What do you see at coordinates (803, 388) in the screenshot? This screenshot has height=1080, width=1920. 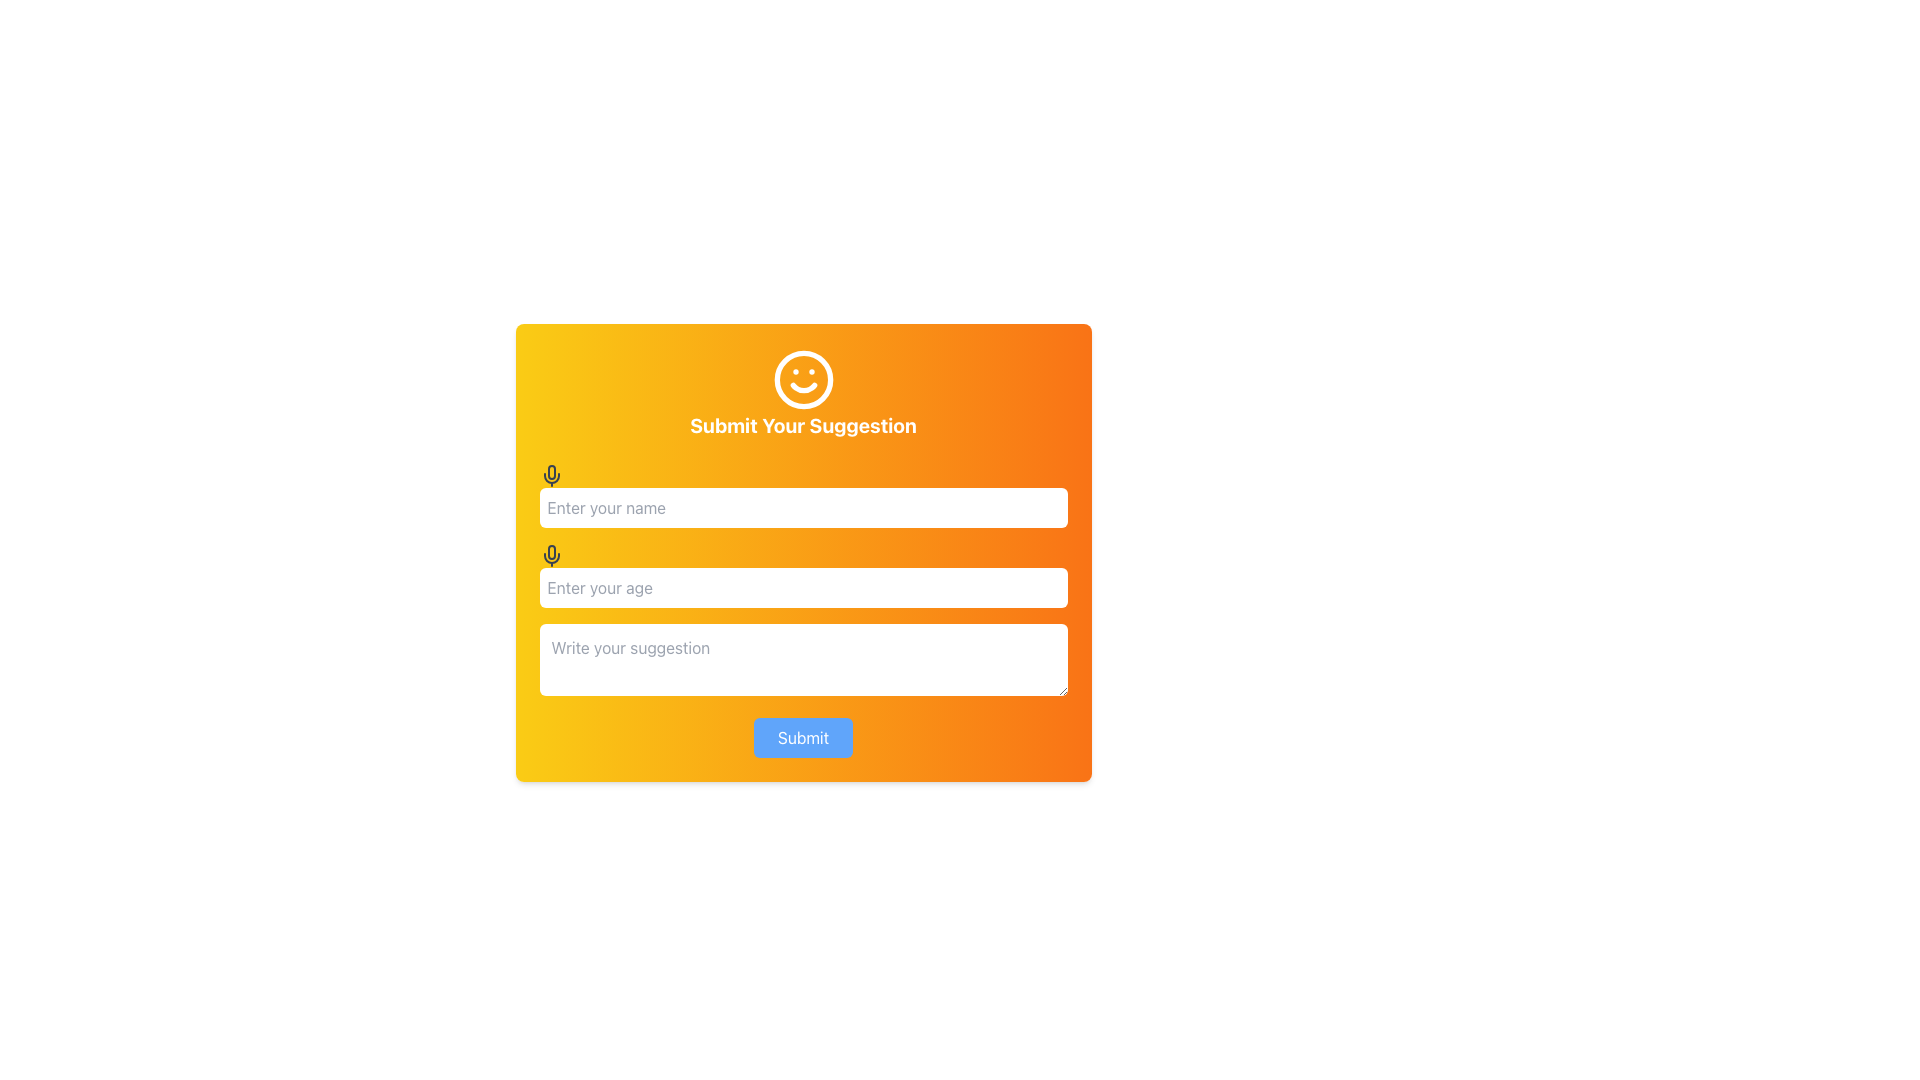 I see `the arc element that forms a smile in the smiling face icon, located at the center-top position of the interface` at bounding box center [803, 388].